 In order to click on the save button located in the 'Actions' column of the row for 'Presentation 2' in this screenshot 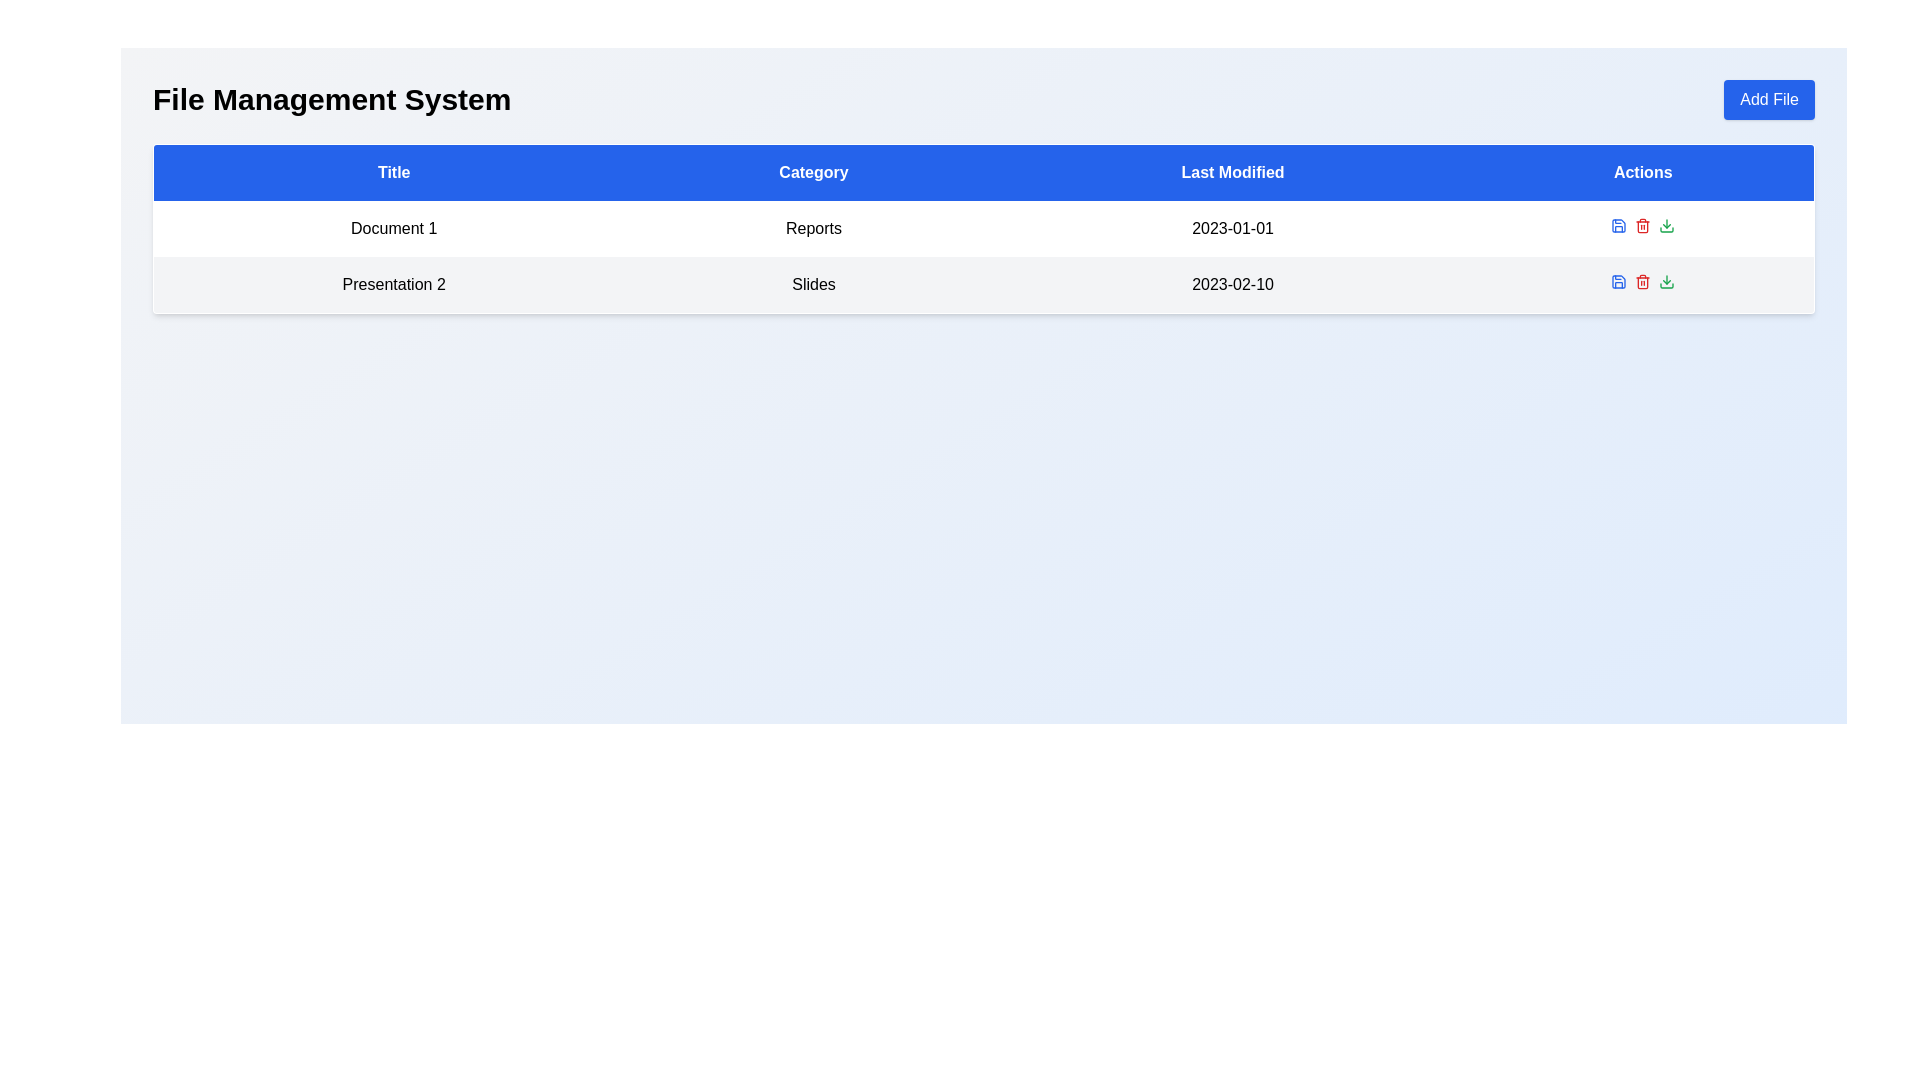, I will do `click(1619, 281)`.